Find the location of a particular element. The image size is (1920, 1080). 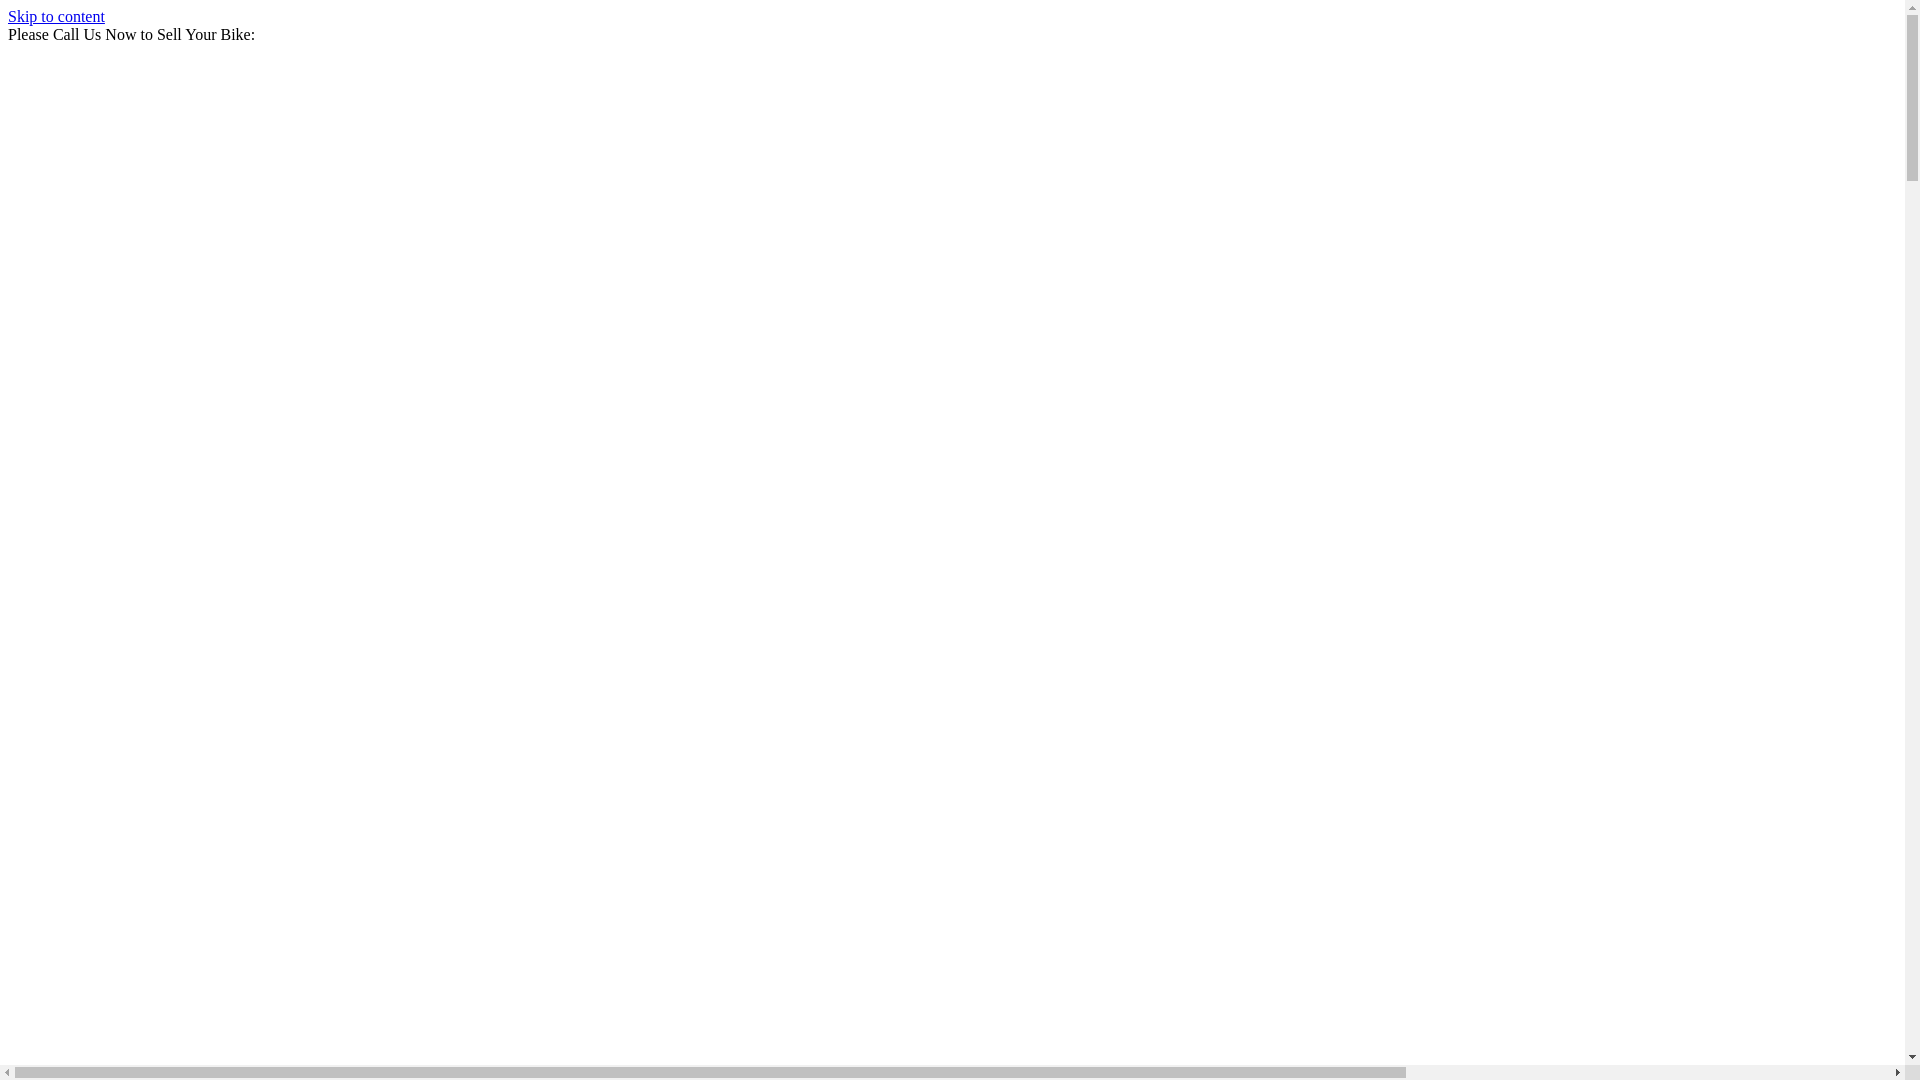

'Skip to content' is located at coordinates (56, 16).